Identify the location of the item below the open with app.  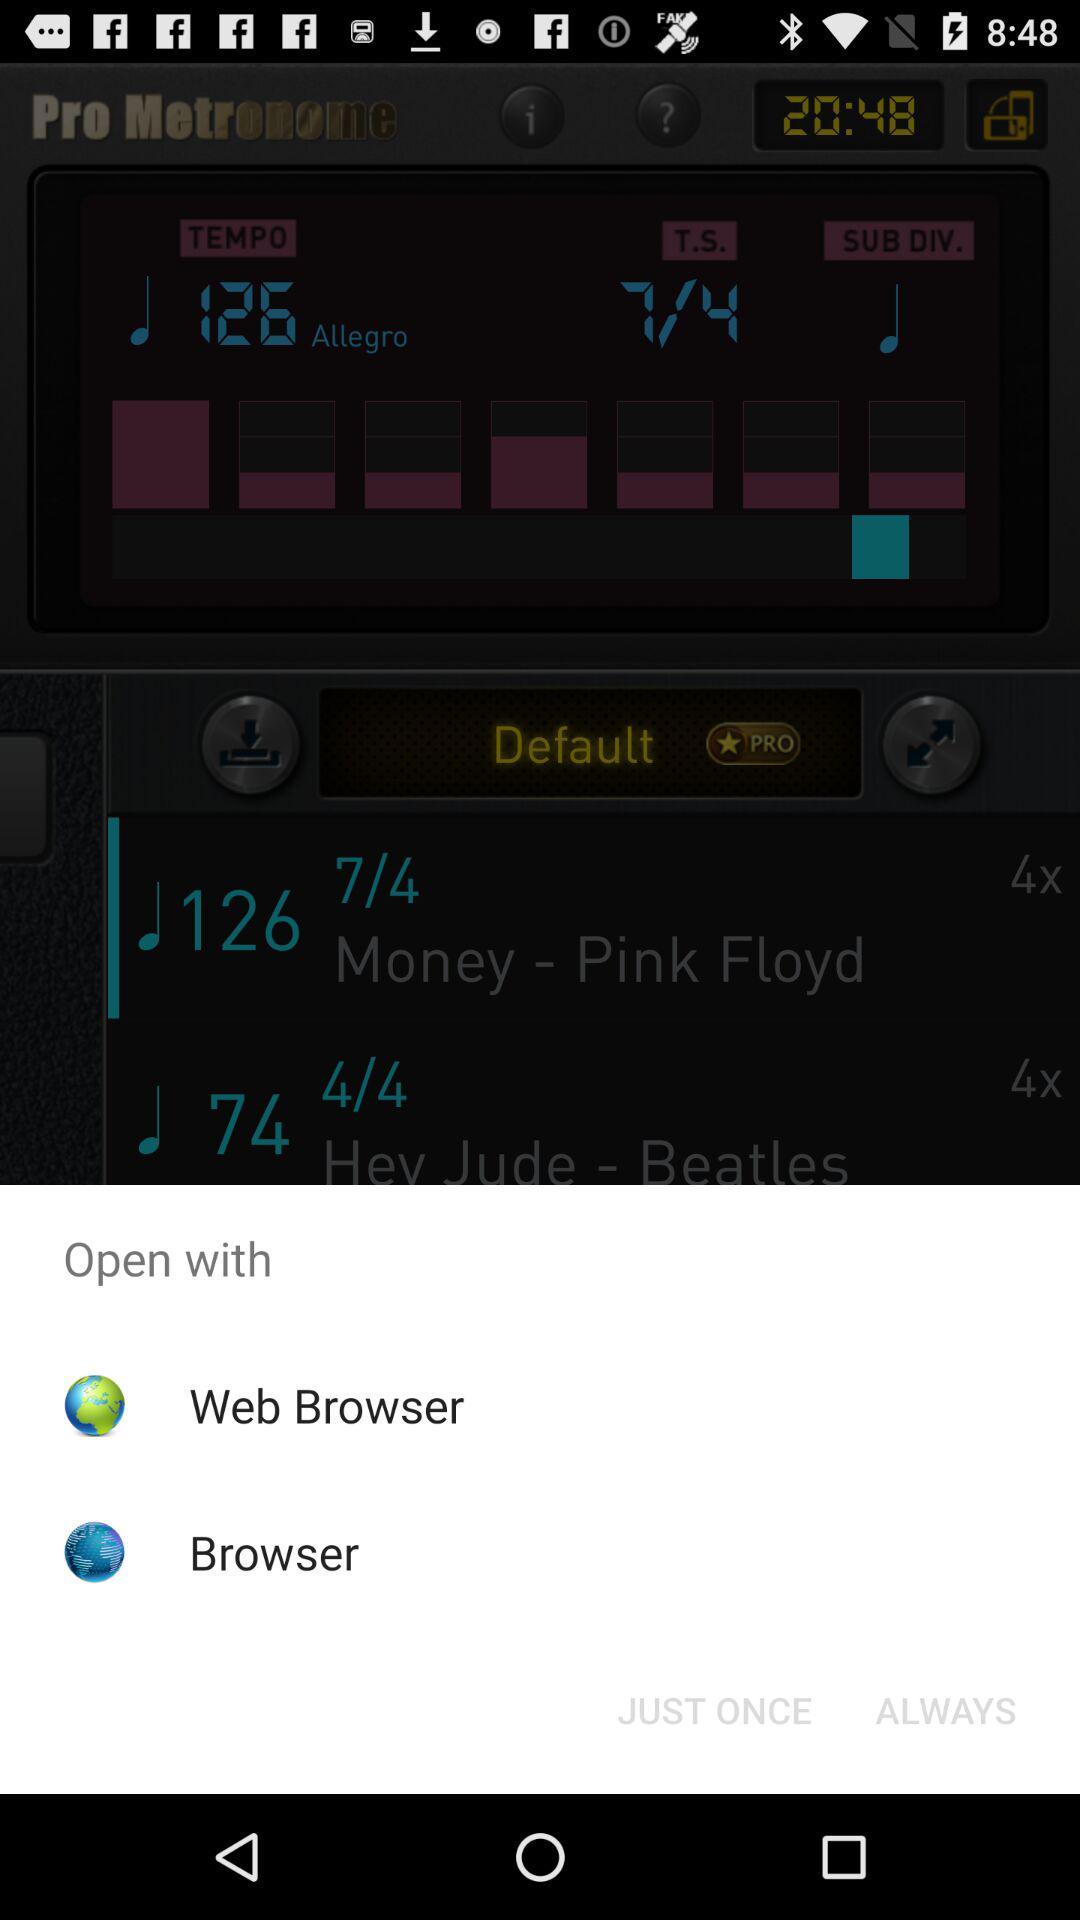
(713, 1708).